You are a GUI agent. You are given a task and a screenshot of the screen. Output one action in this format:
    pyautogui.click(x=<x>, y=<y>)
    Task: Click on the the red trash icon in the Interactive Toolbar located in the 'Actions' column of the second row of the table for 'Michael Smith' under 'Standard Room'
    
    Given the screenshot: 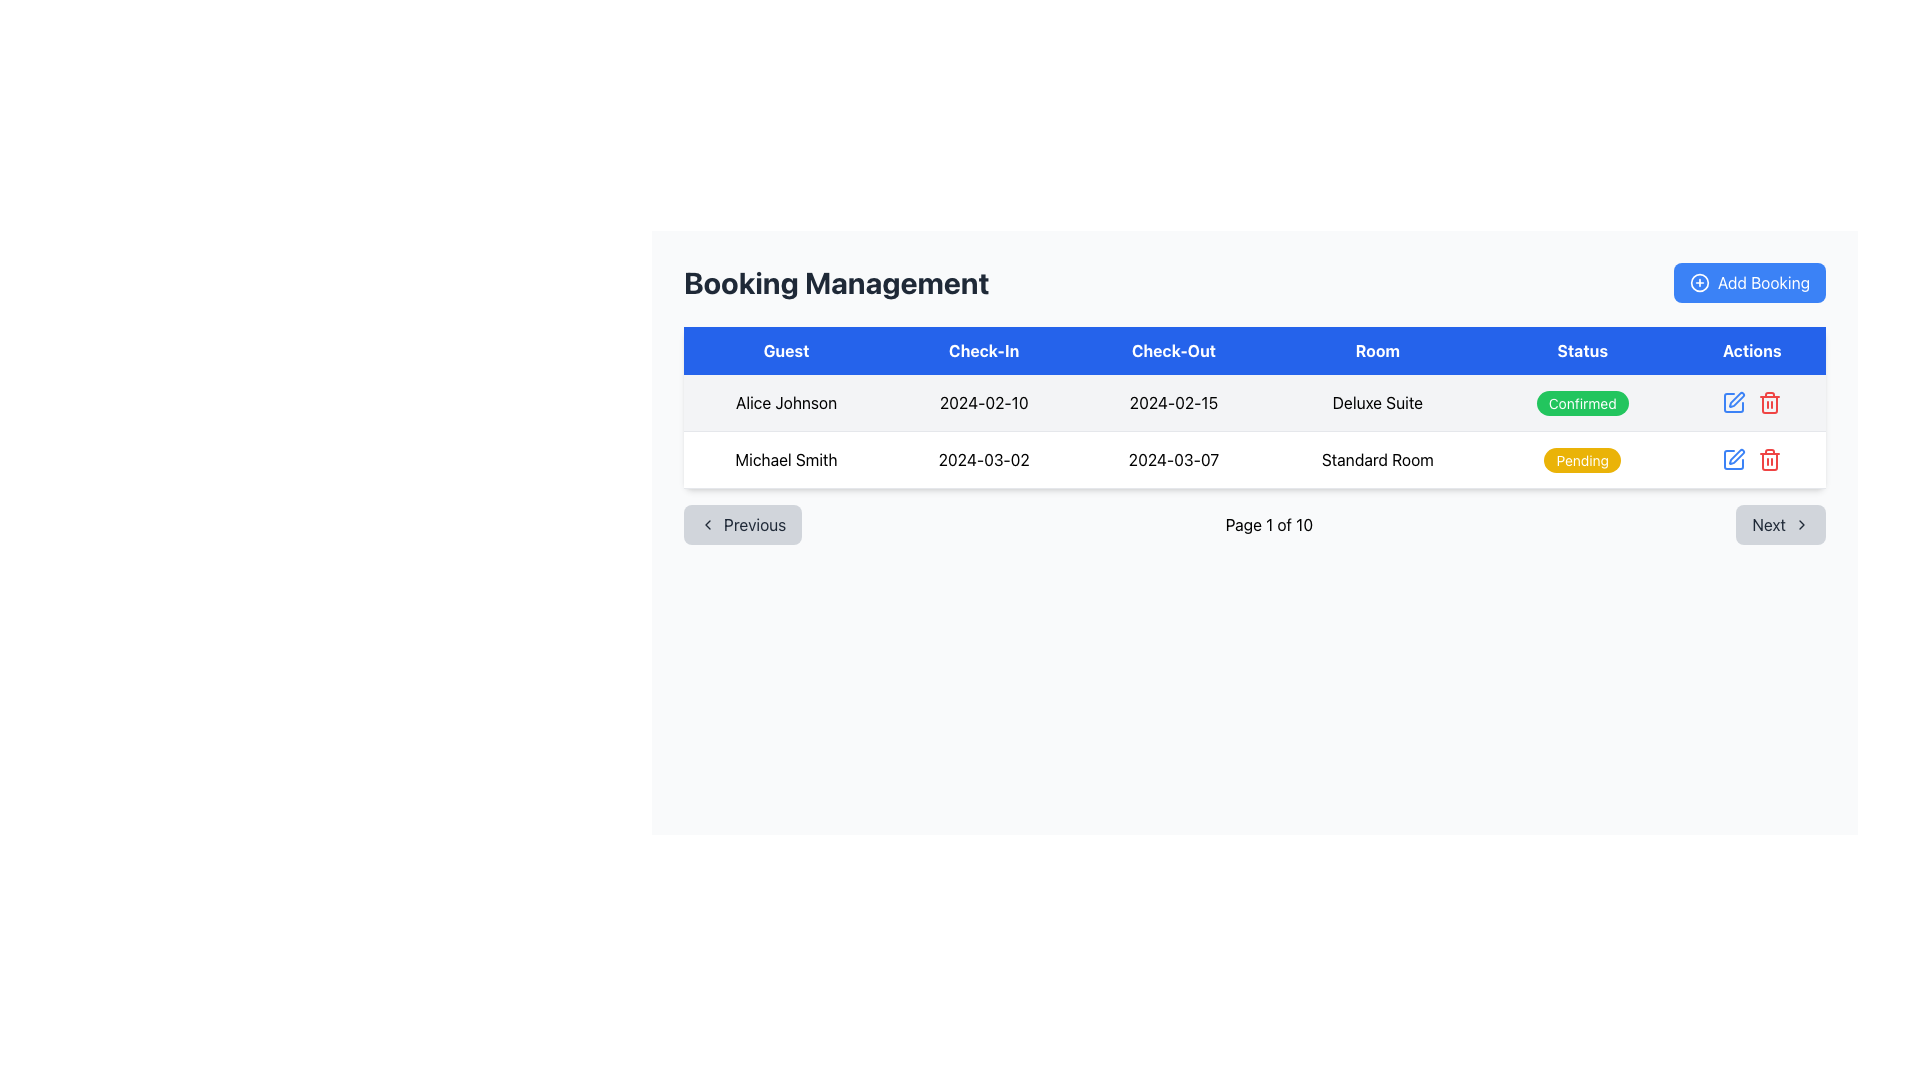 What is the action you would take?
    pyautogui.click(x=1751, y=459)
    